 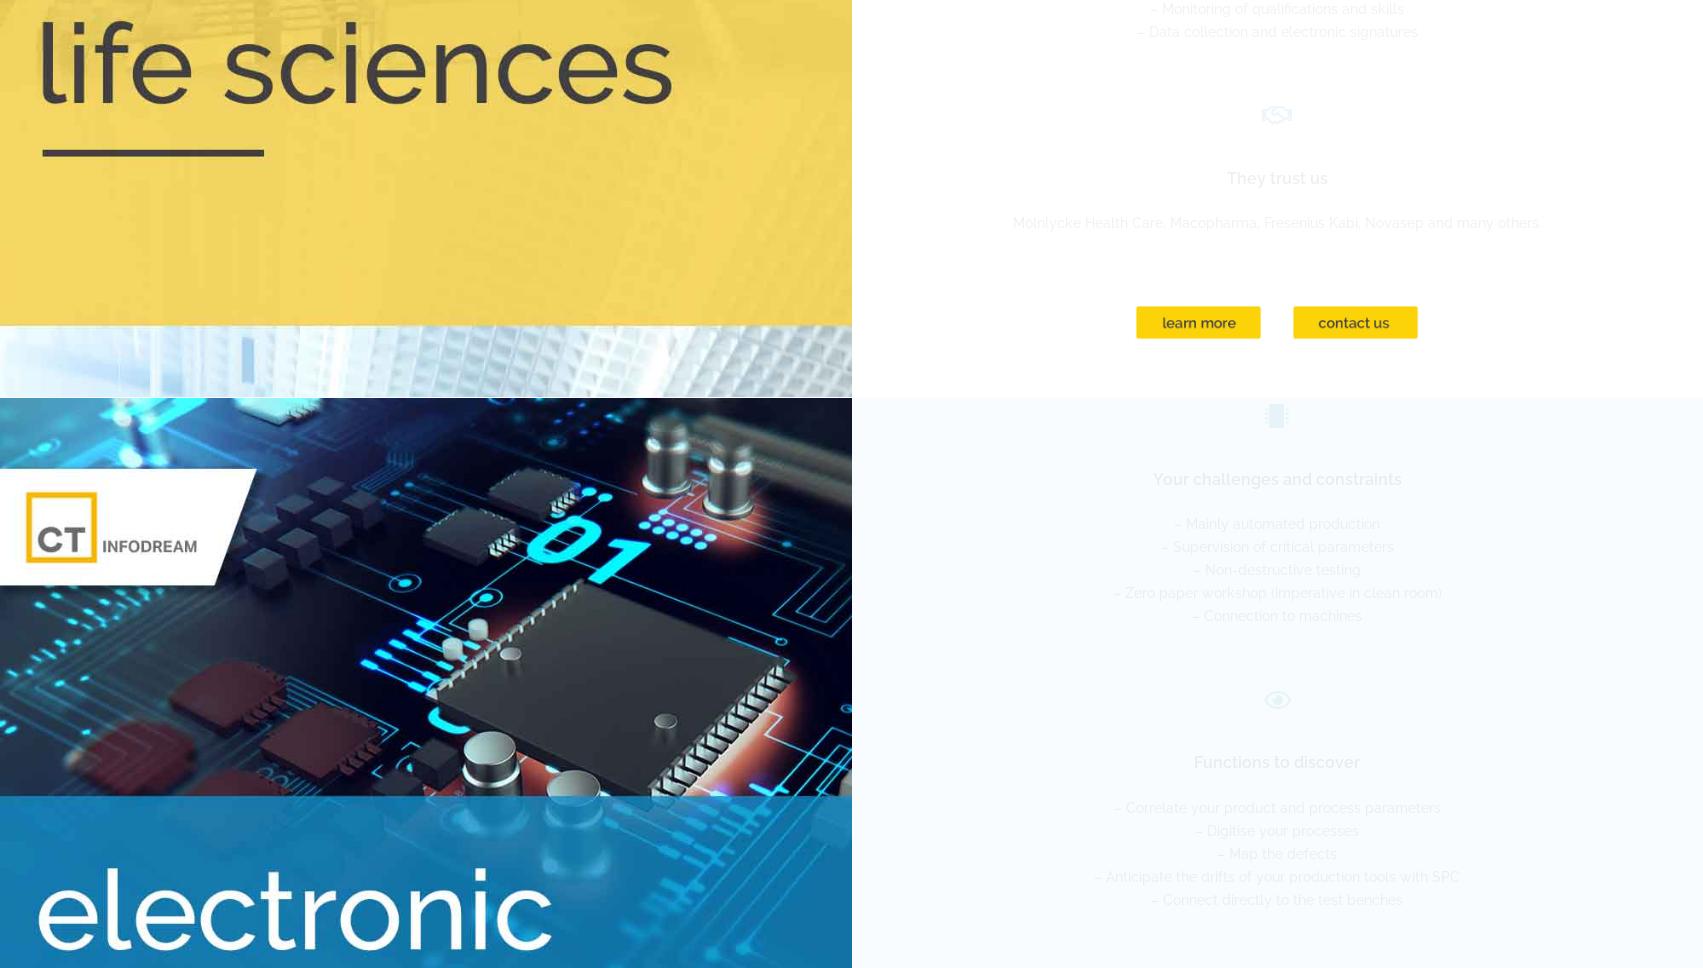 I want to click on '– Digitise your processes', so click(x=1276, y=829).